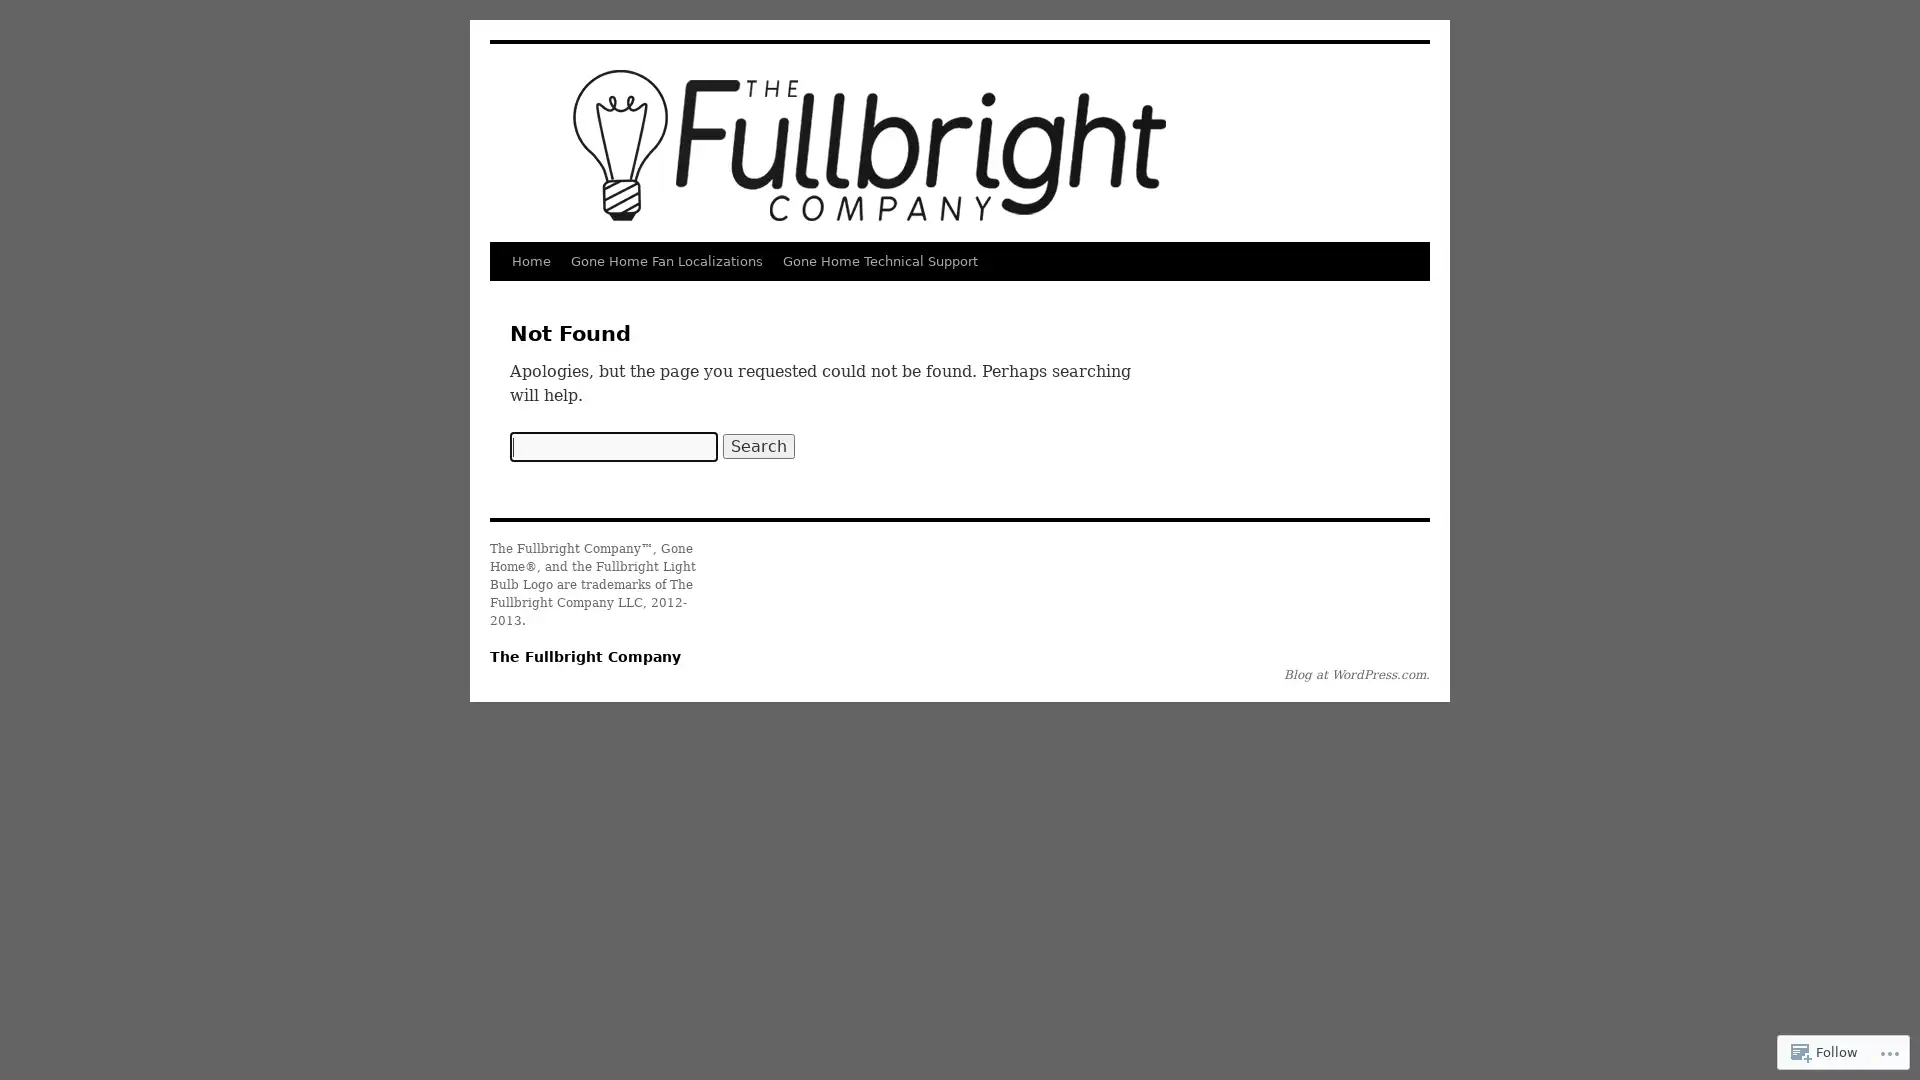  I want to click on Search, so click(757, 445).